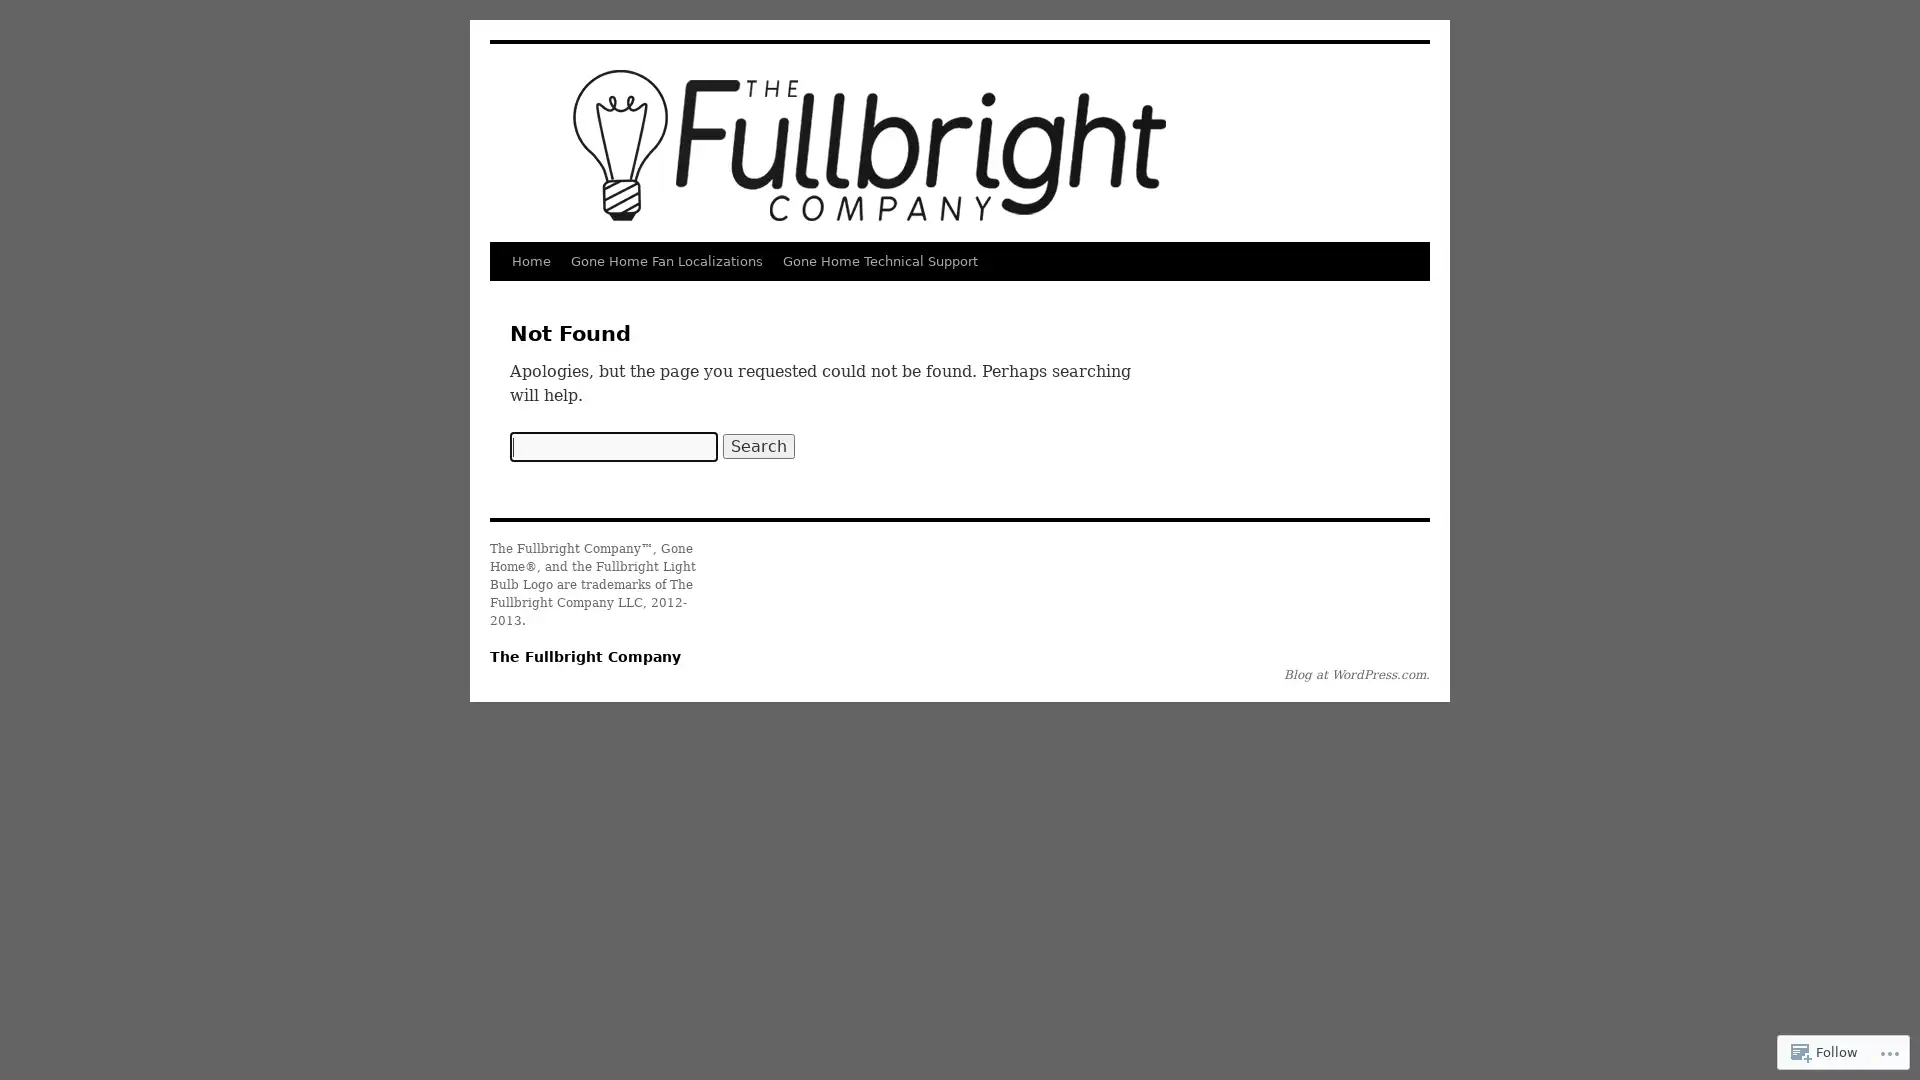  I want to click on Search, so click(757, 445).